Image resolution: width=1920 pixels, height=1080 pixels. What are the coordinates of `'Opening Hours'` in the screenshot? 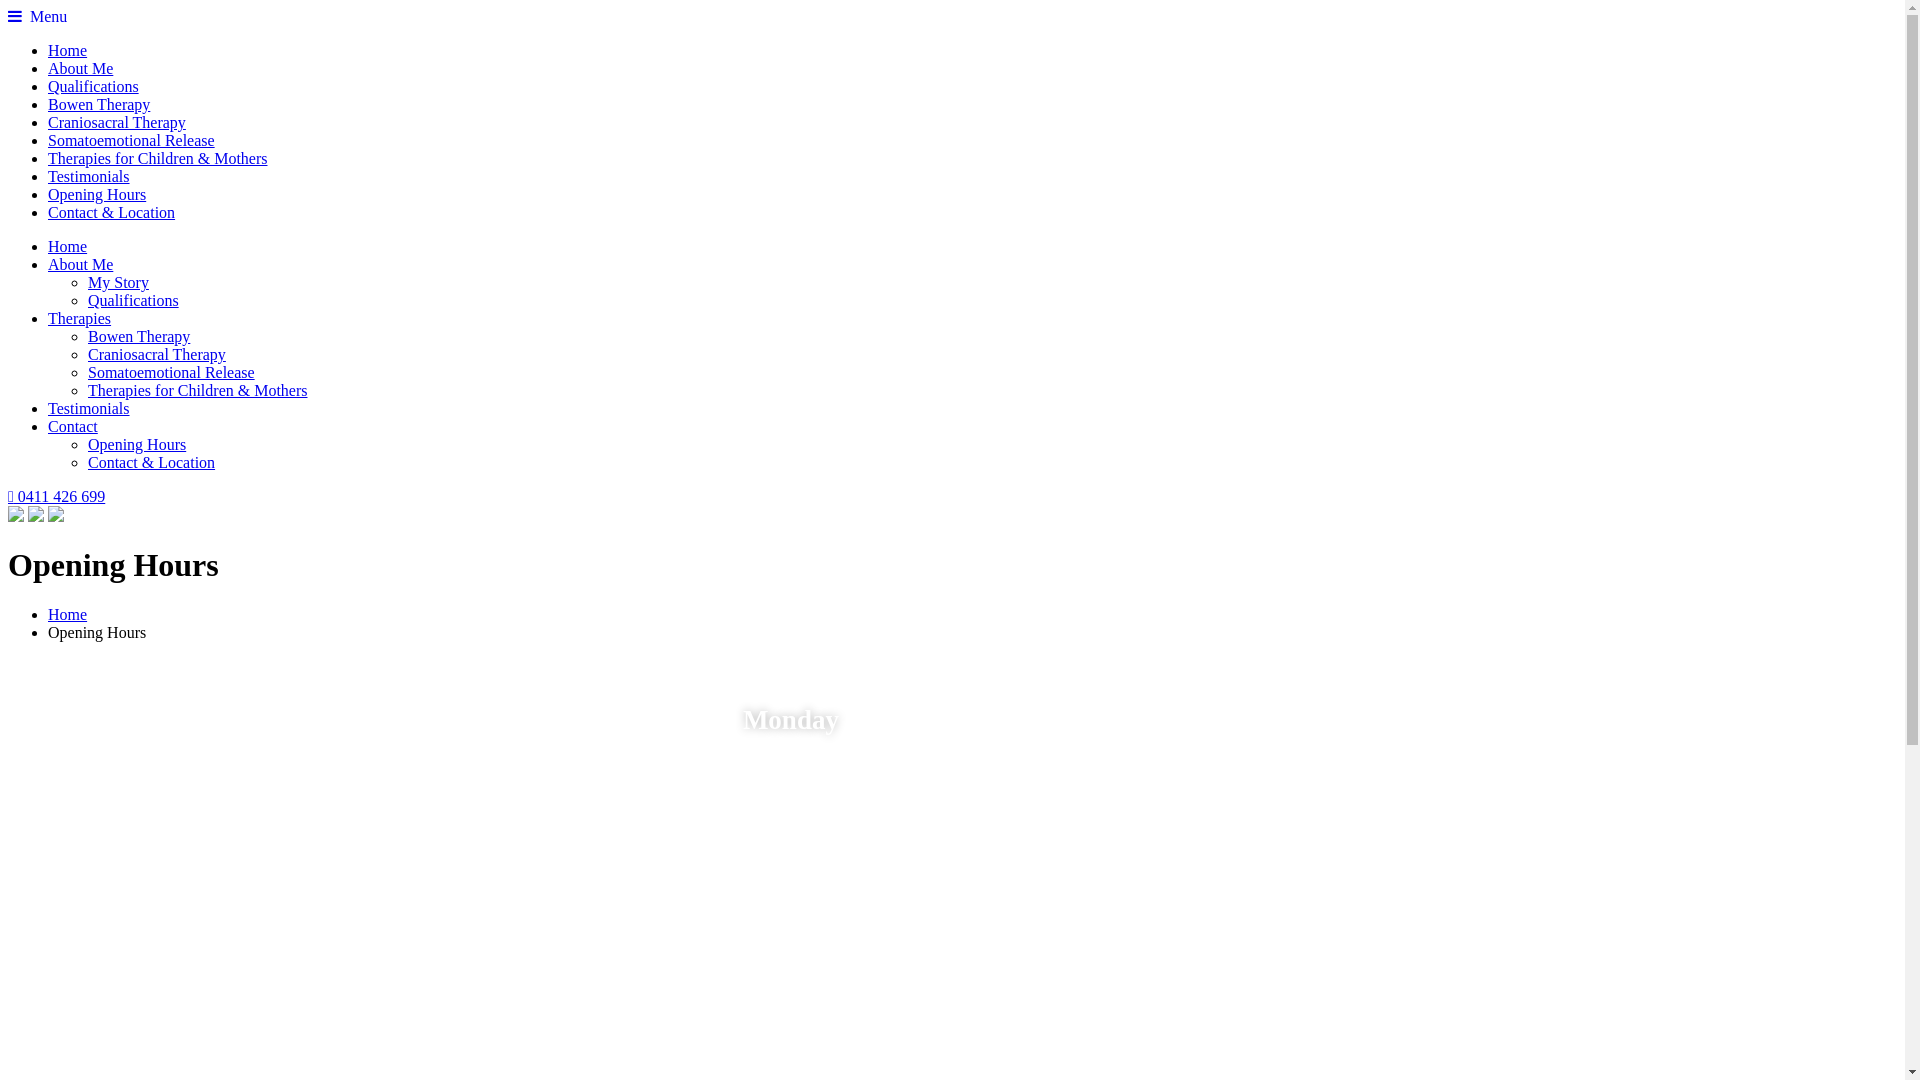 It's located at (95, 194).